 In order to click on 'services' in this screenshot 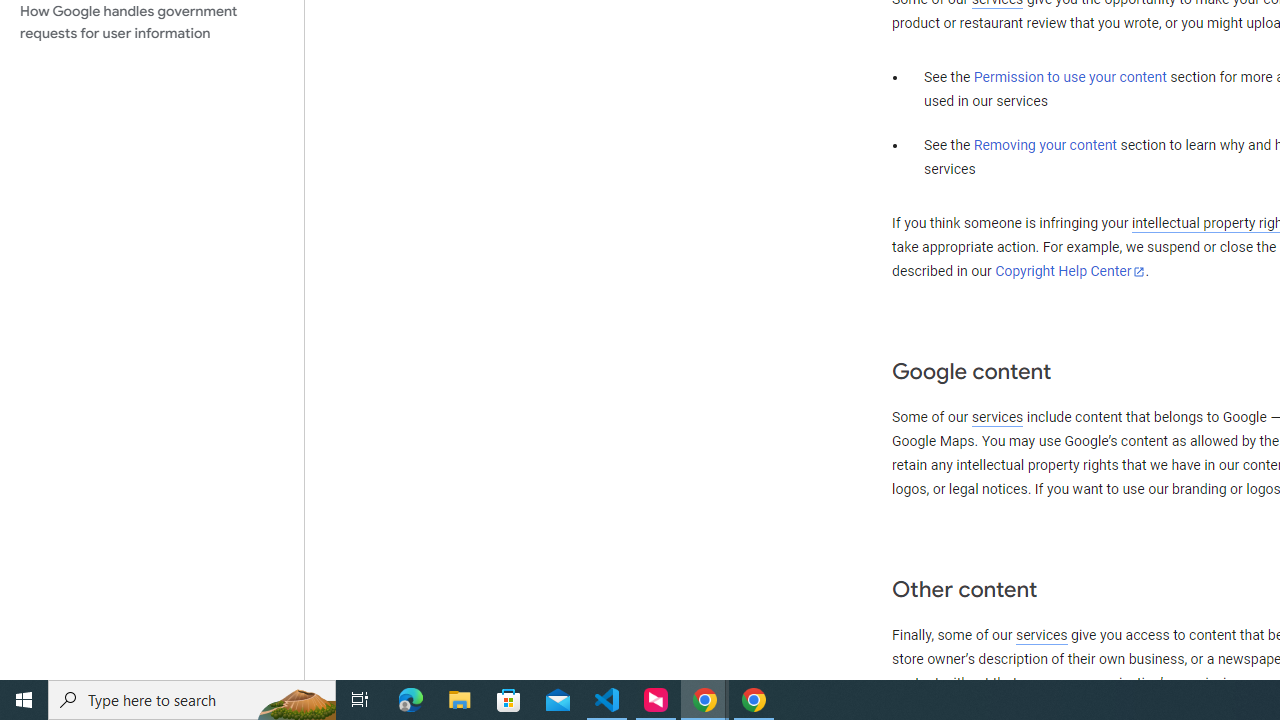, I will do `click(1040, 635)`.